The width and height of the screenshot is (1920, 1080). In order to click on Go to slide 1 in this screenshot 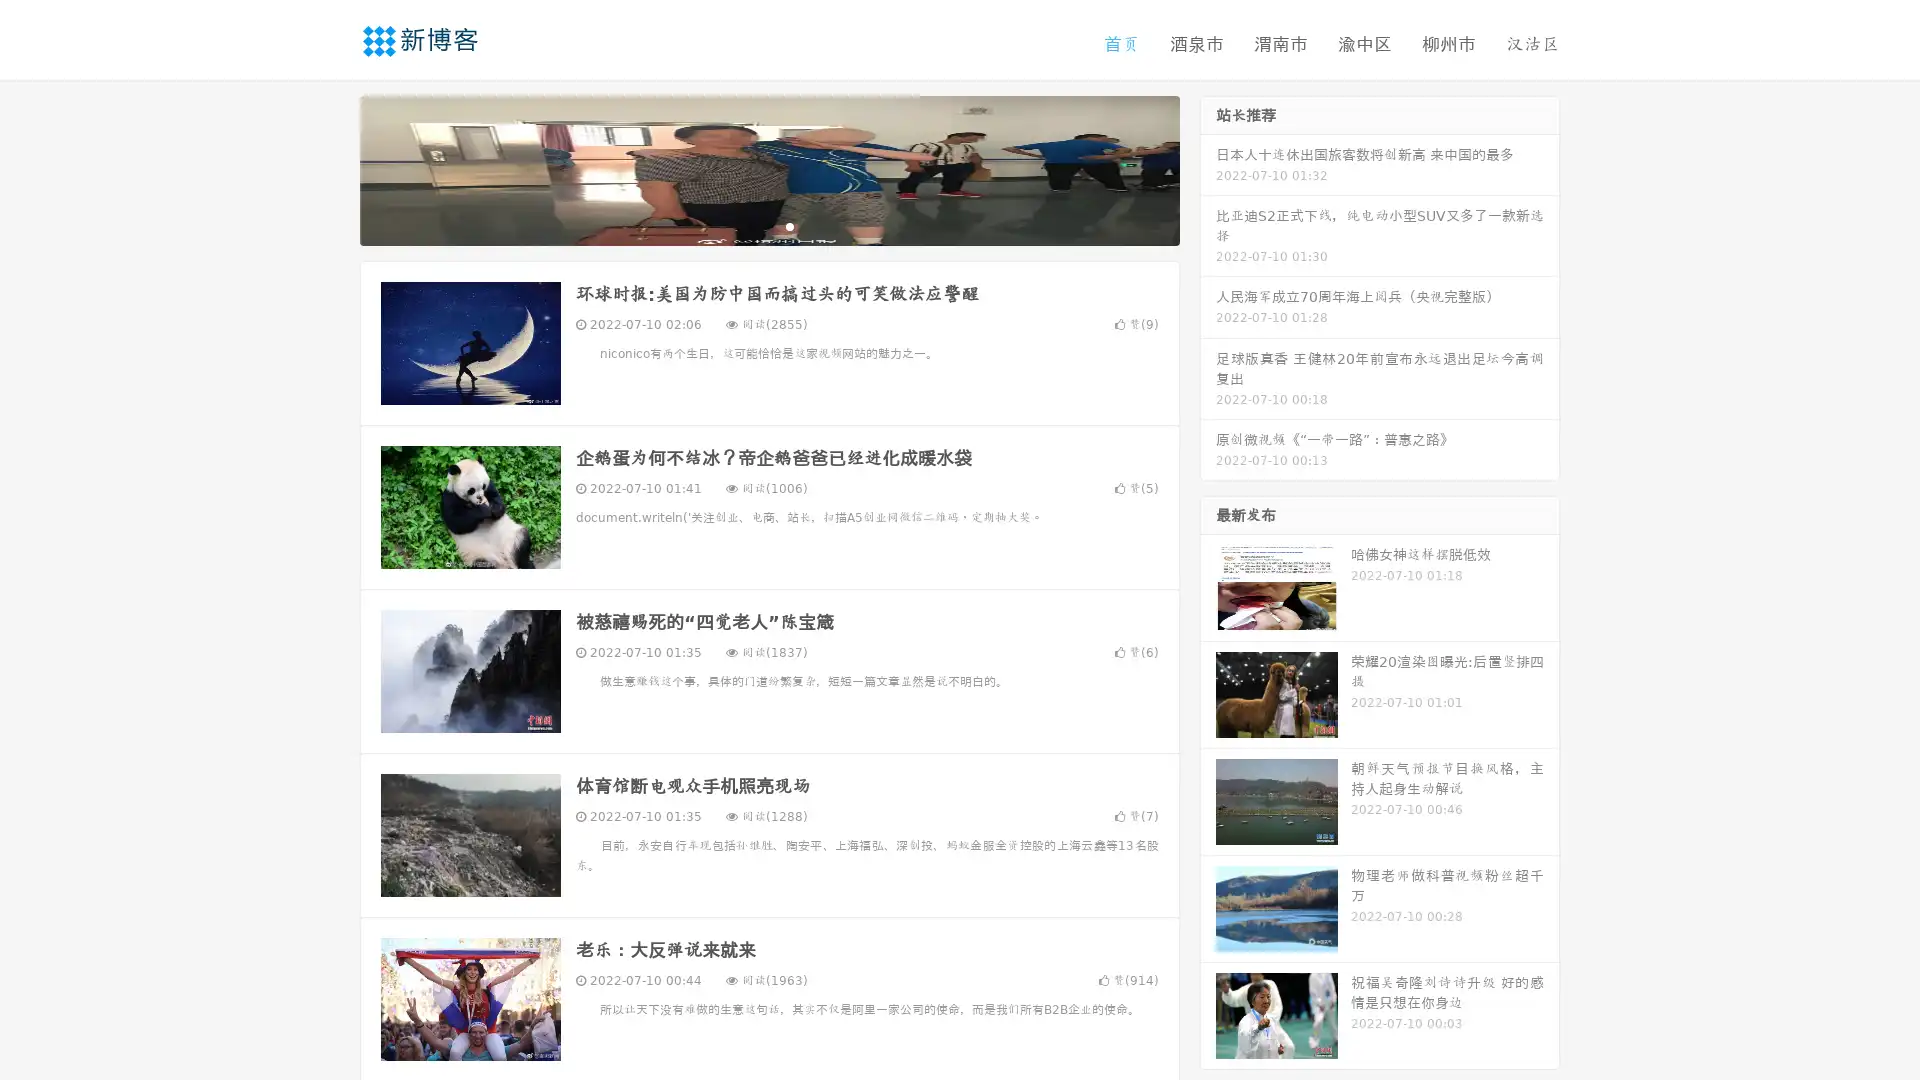, I will do `click(748, 225)`.